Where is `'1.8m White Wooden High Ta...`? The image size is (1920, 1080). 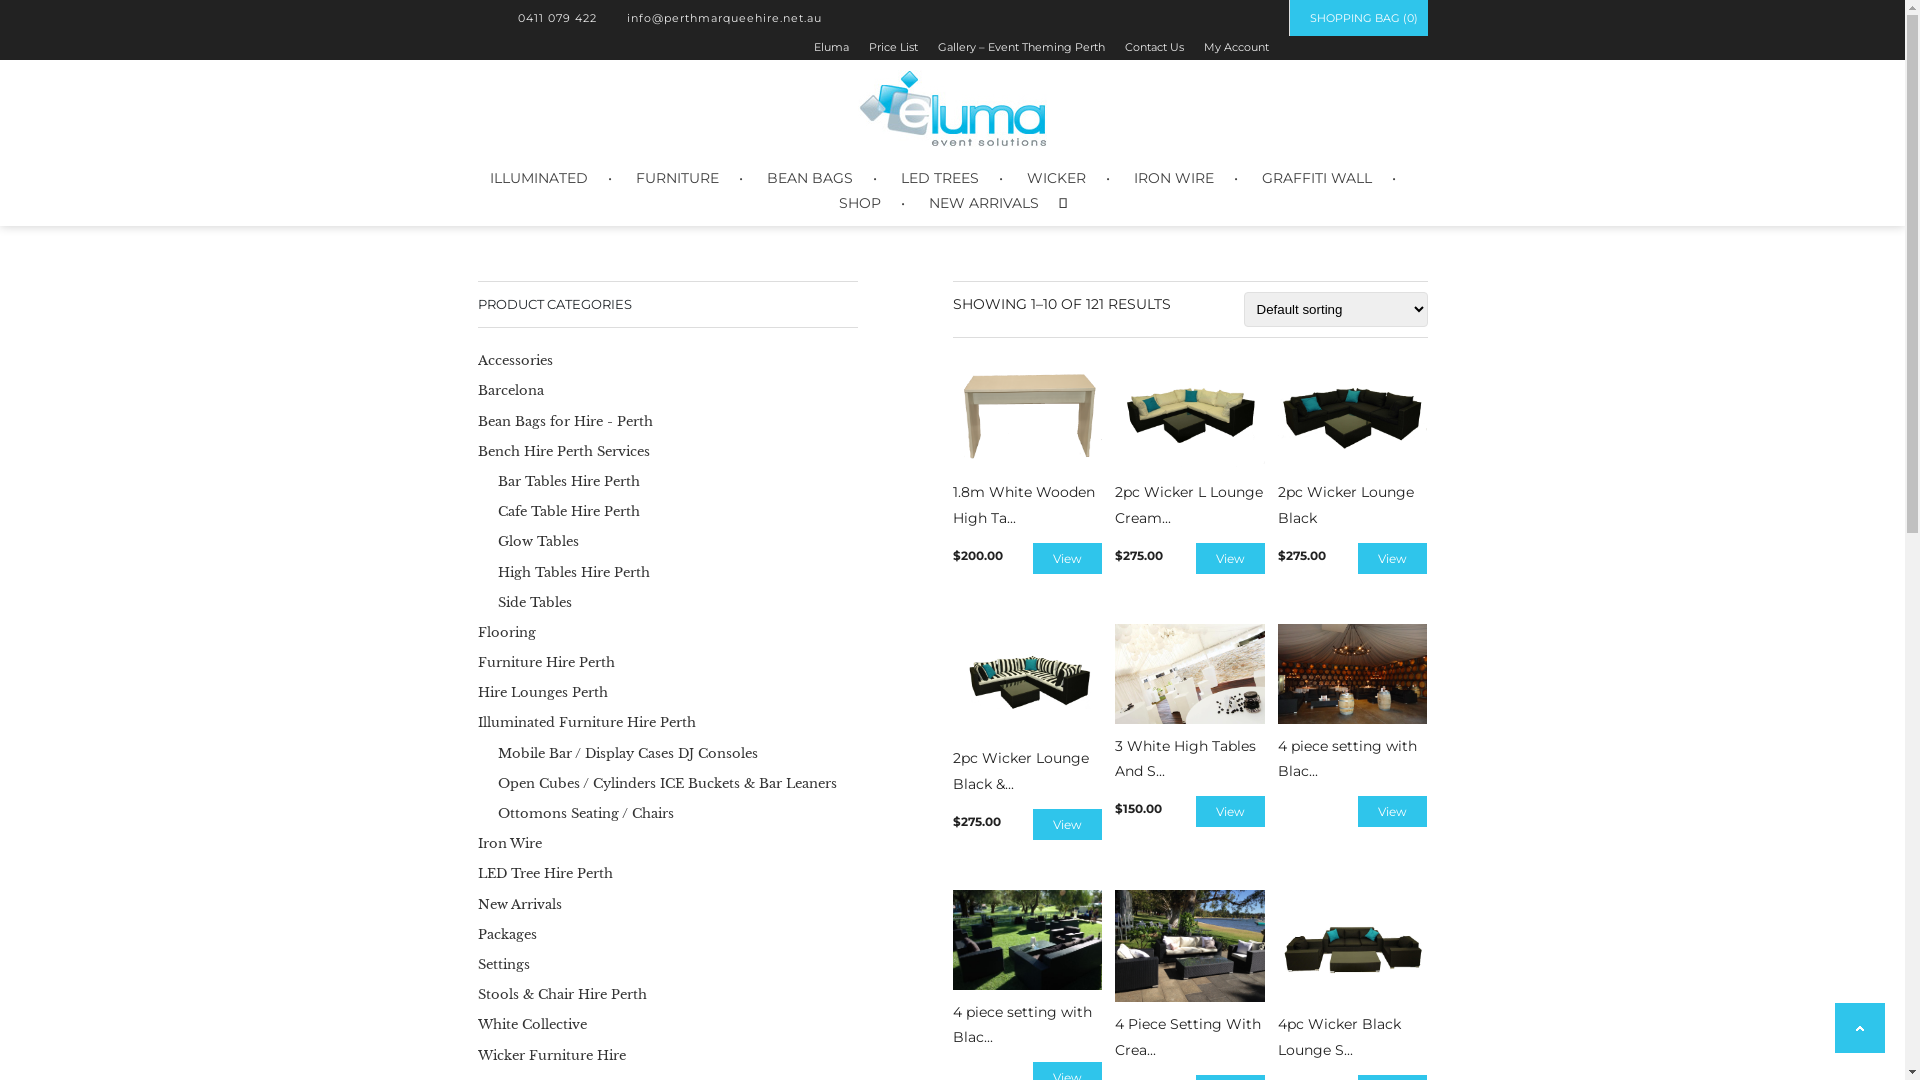 '1.8m White Wooden High Ta... is located at coordinates (1027, 443).